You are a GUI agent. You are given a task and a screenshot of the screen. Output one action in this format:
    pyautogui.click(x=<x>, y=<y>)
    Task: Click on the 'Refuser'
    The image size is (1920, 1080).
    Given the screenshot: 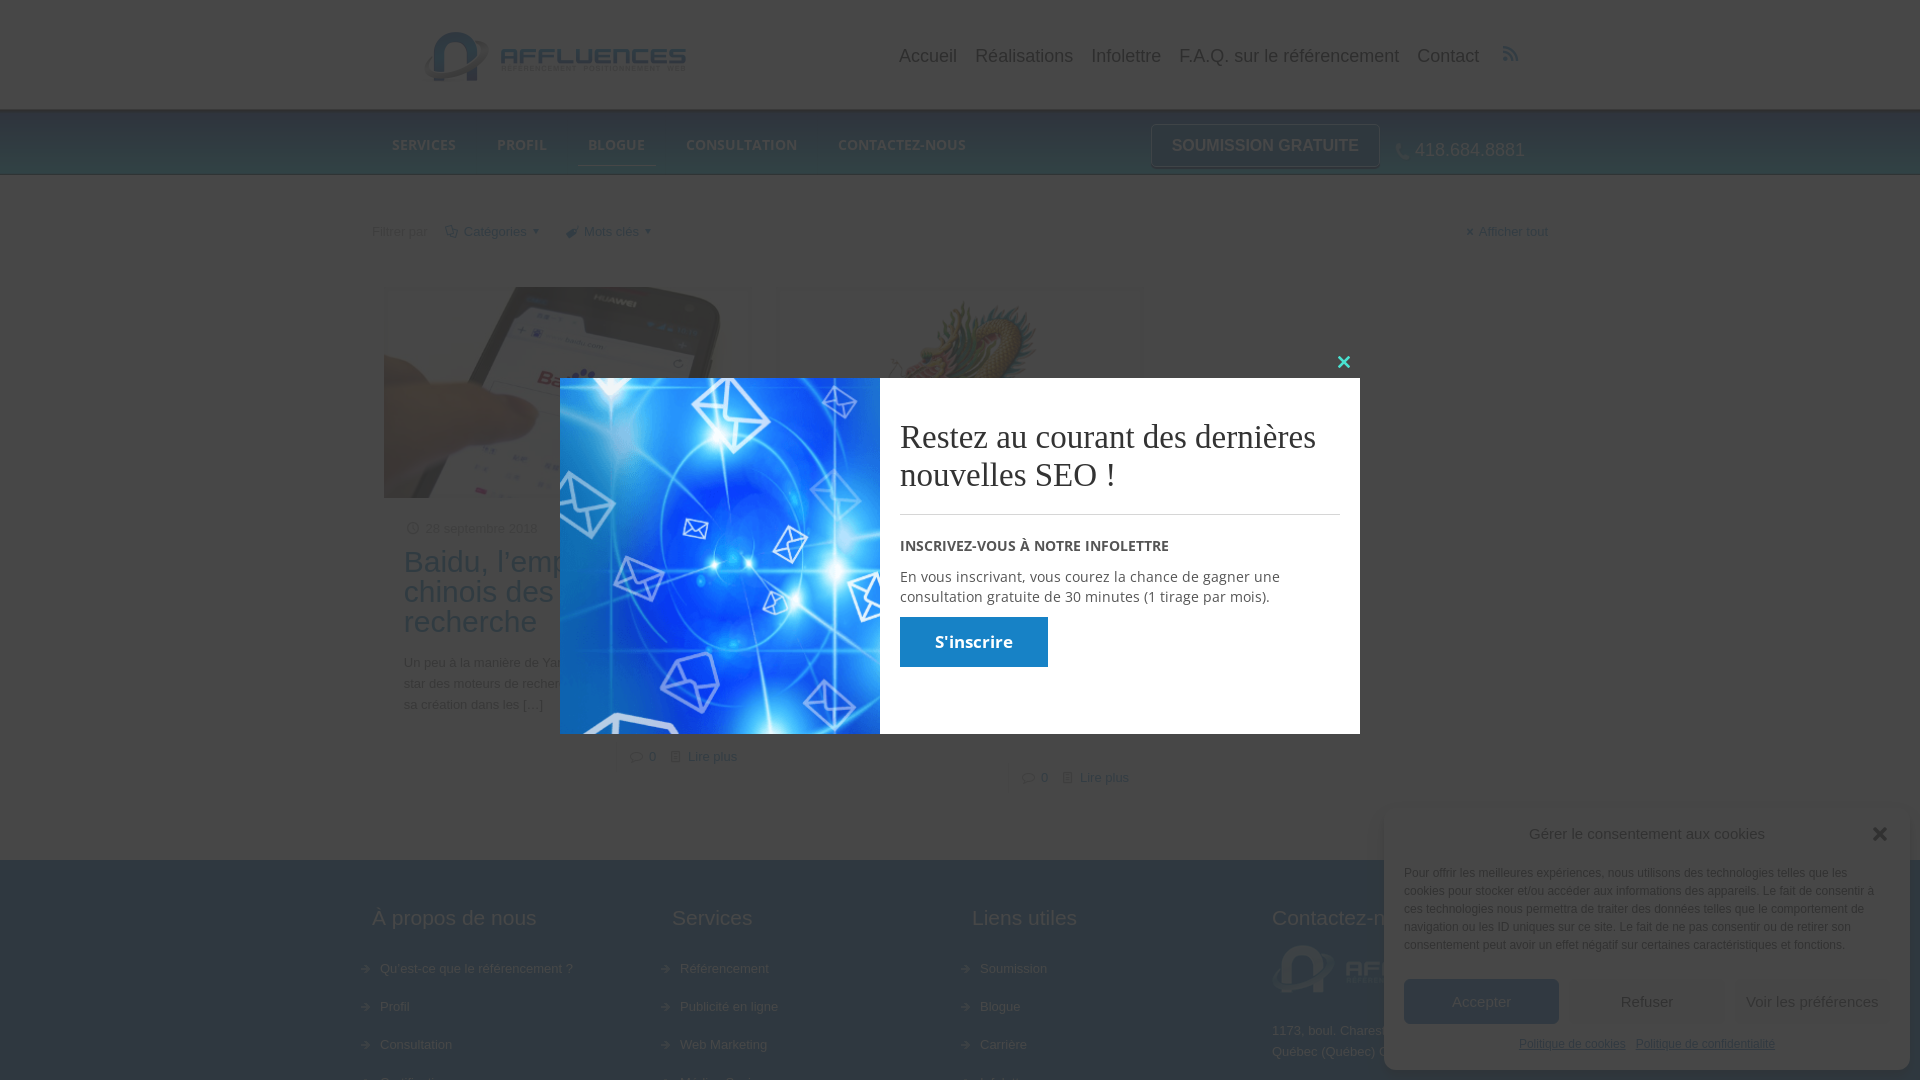 What is the action you would take?
    pyautogui.click(x=1646, y=1001)
    